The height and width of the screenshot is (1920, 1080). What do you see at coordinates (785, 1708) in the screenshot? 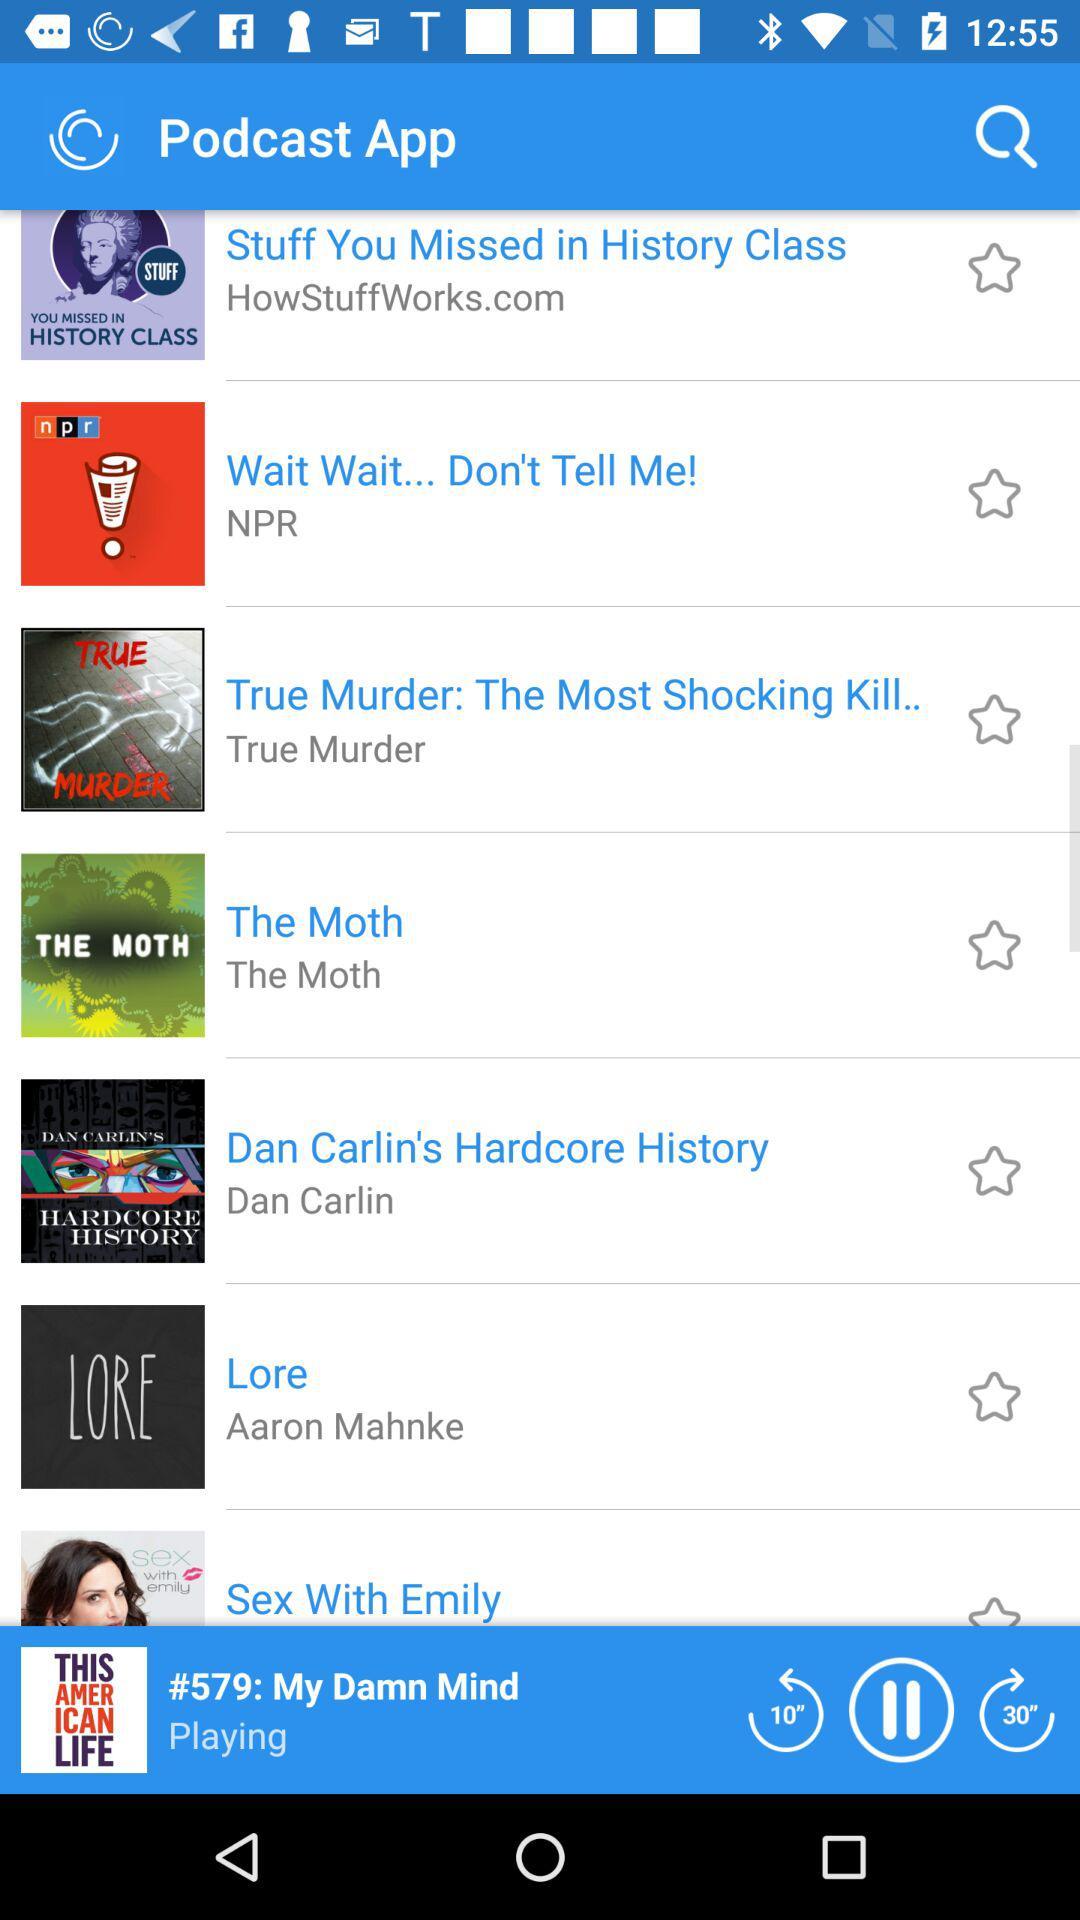
I see `go back` at bounding box center [785, 1708].